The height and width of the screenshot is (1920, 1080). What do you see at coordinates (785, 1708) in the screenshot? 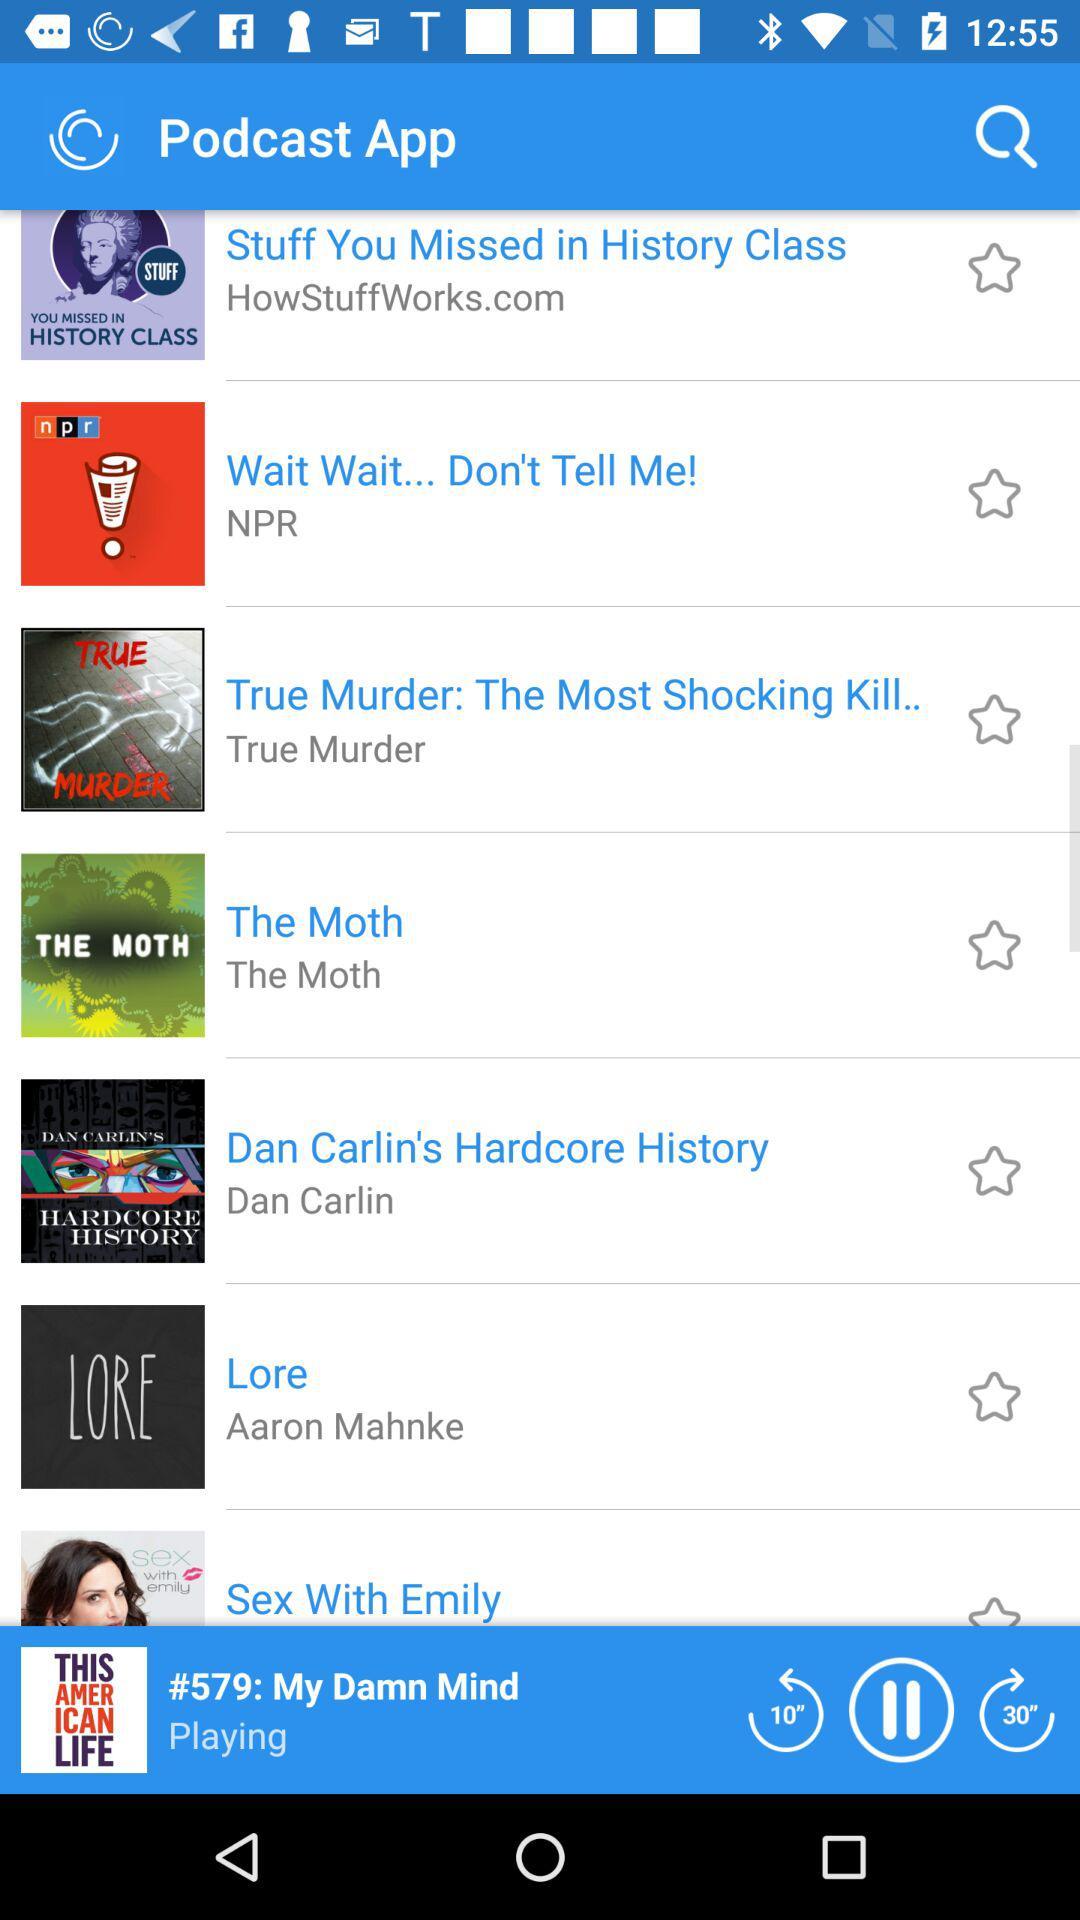
I see `go back` at bounding box center [785, 1708].